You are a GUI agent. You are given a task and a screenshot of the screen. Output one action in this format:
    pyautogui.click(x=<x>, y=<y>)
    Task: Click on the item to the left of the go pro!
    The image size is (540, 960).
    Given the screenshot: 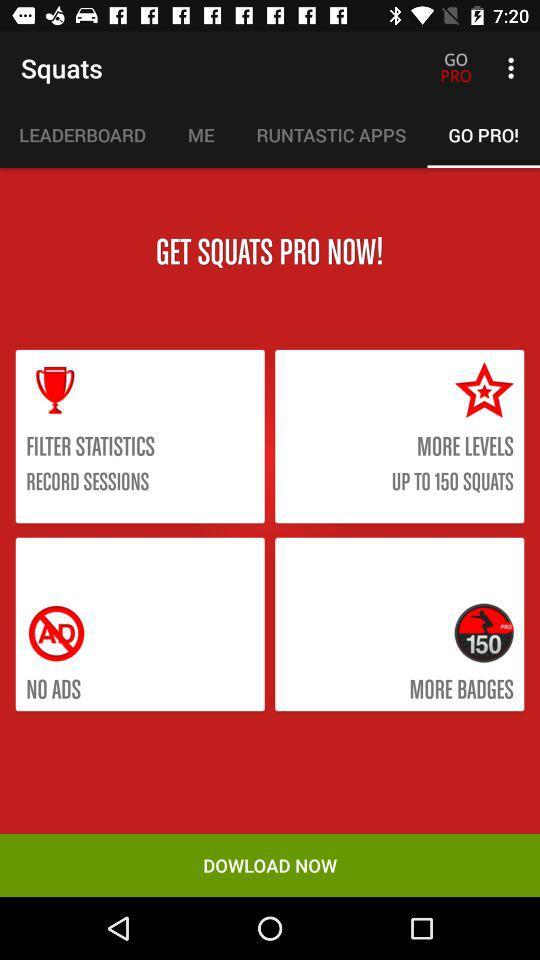 What is the action you would take?
    pyautogui.click(x=331, y=134)
    